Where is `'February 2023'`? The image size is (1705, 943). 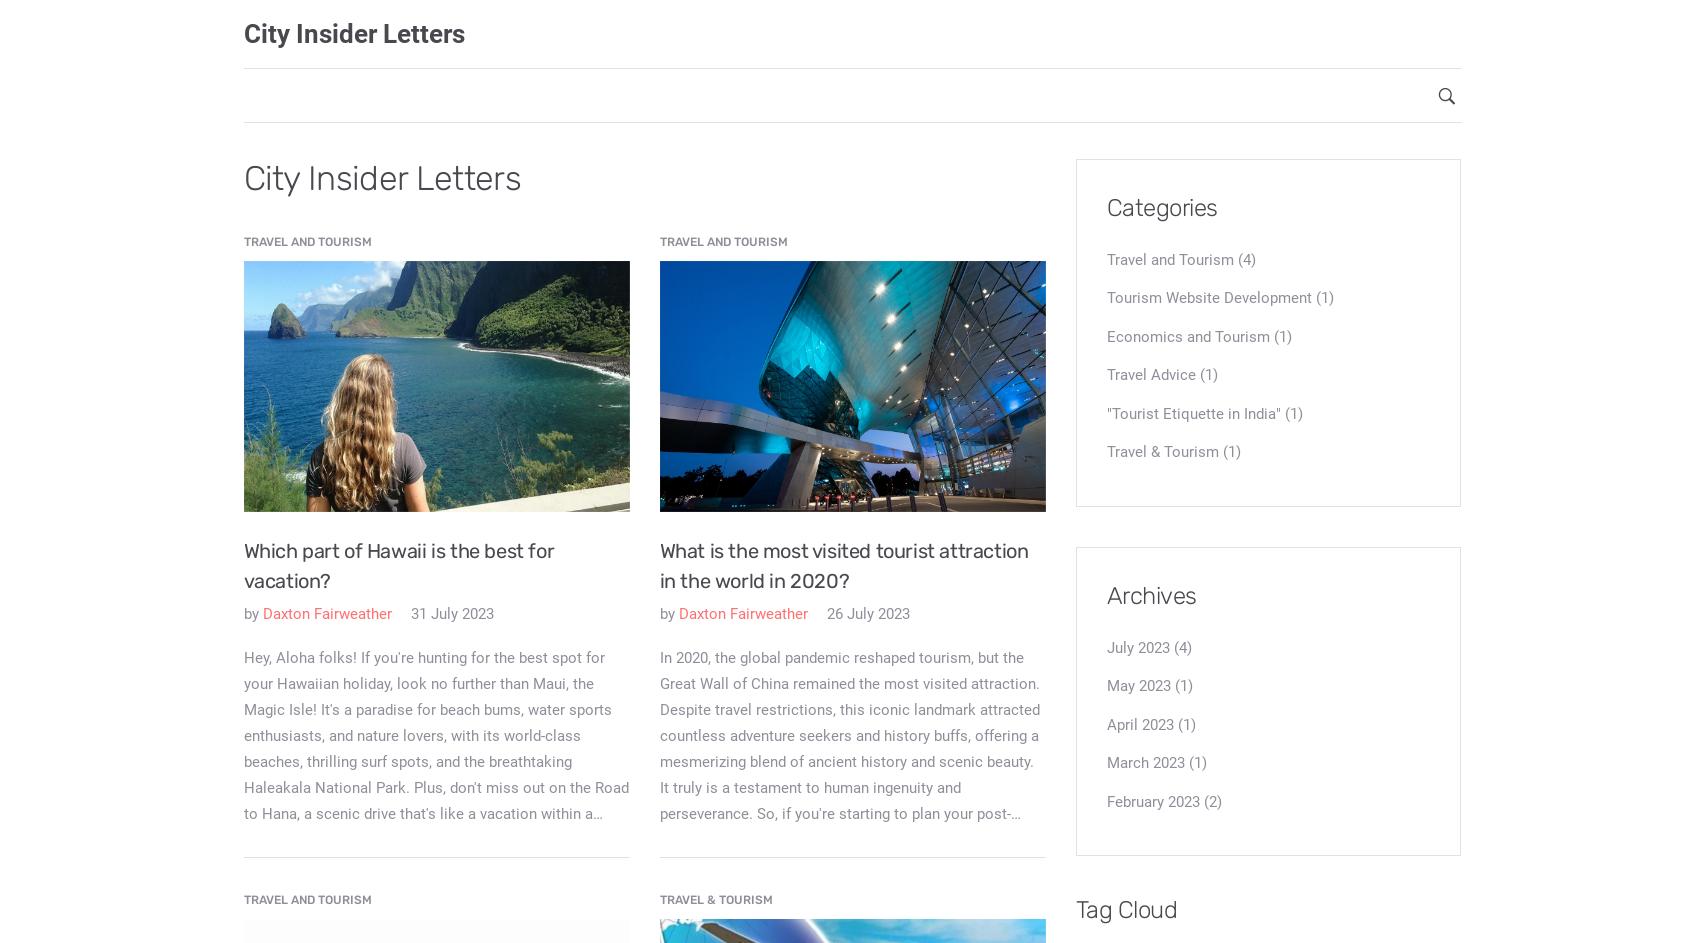
'February 2023' is located at coordinates (1105, 799).